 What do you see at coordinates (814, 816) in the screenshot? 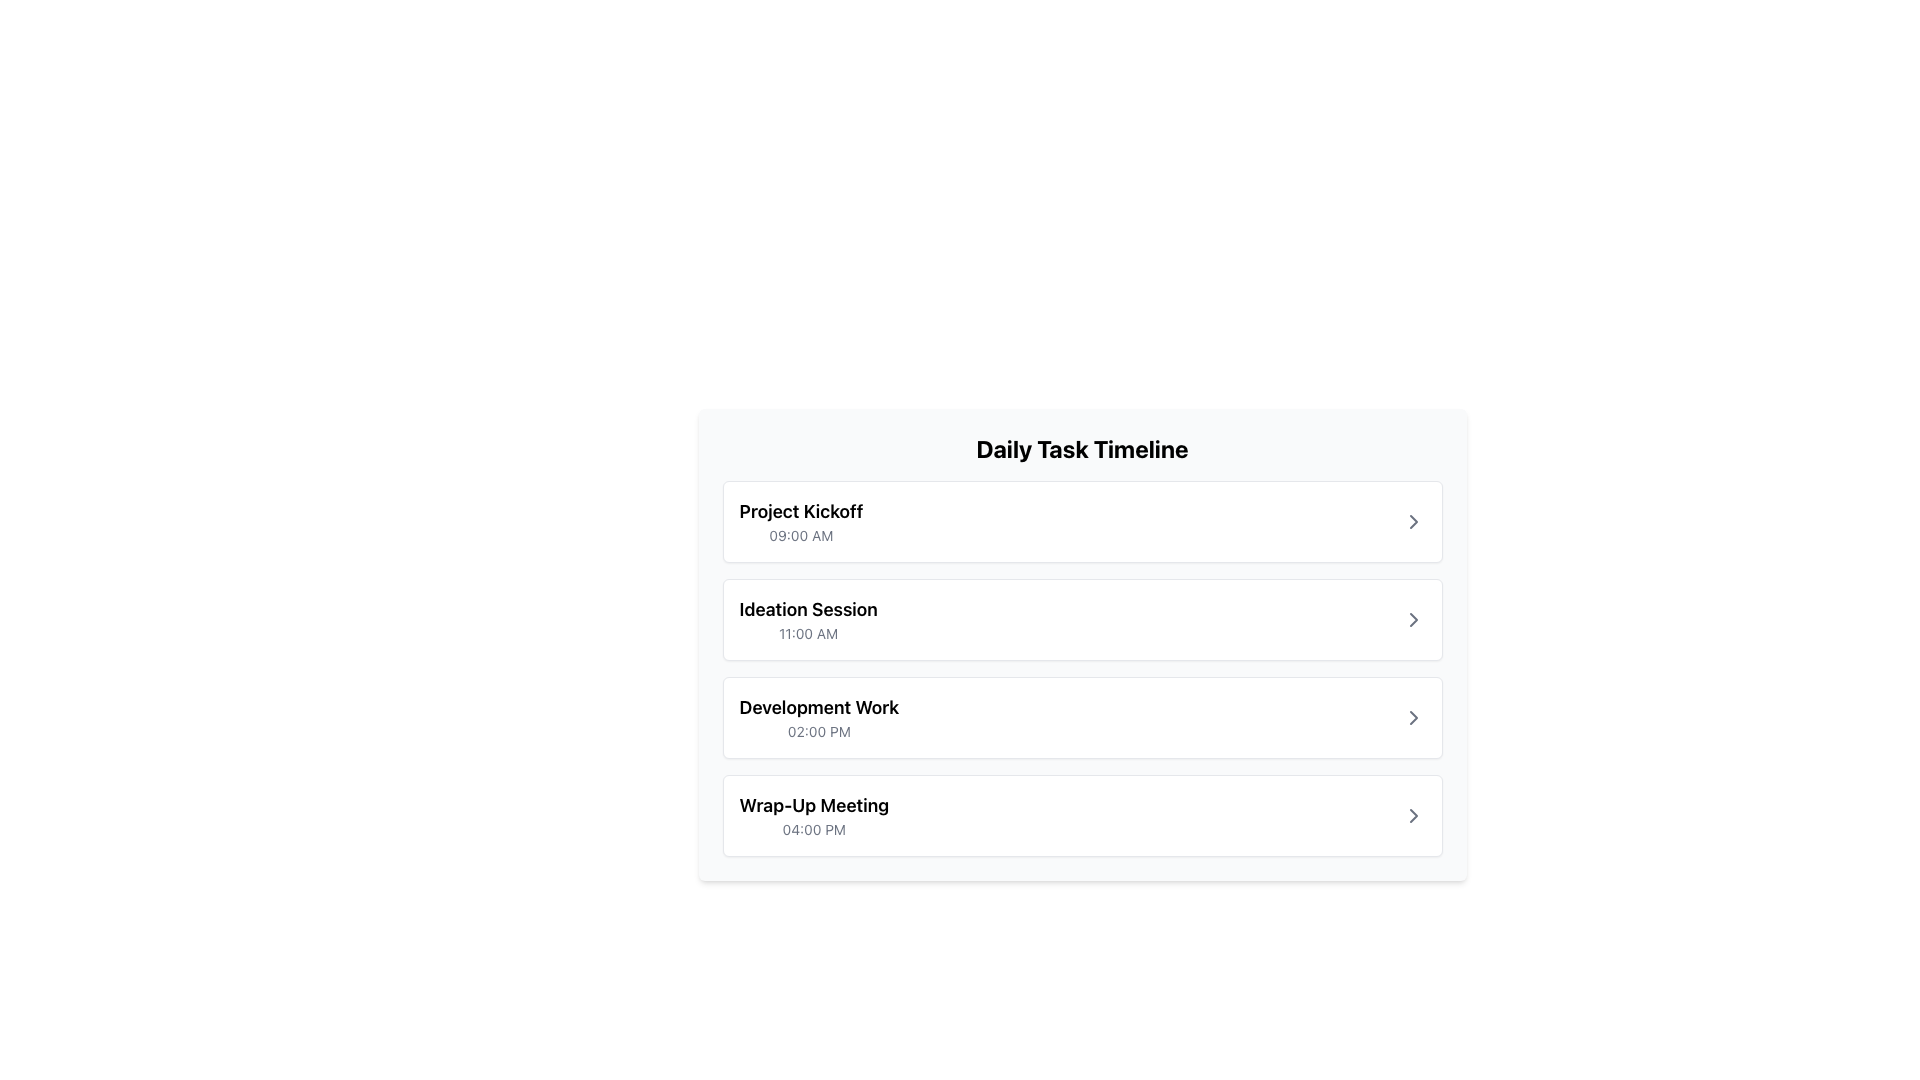
I see `the Textual Display Element that shows the scheduled event titled 'Wrap-Up Meeting' at '04:00 PM', located in the 'Daily Task Timeline' card` at bounding box center [814, 816].